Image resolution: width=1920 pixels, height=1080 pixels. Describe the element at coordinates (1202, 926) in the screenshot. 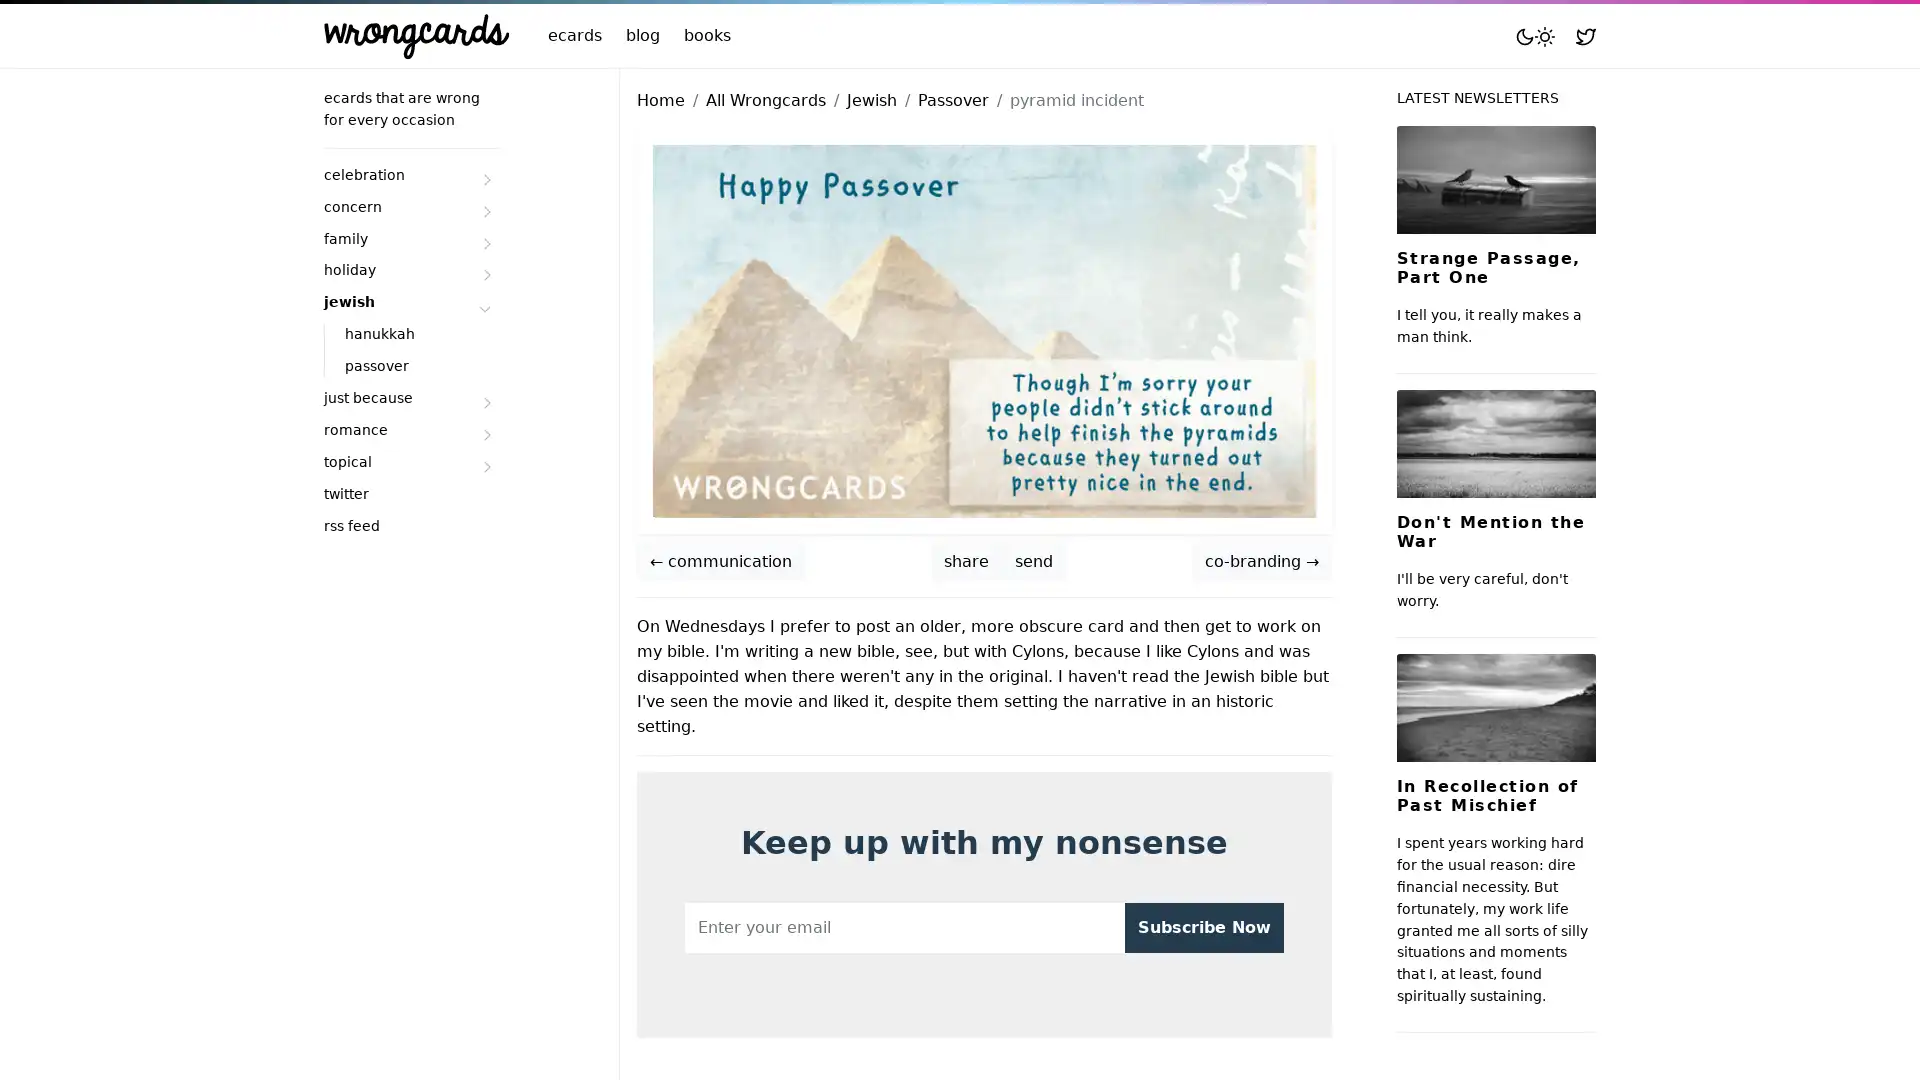

I see `Subscribe Now` at that location.